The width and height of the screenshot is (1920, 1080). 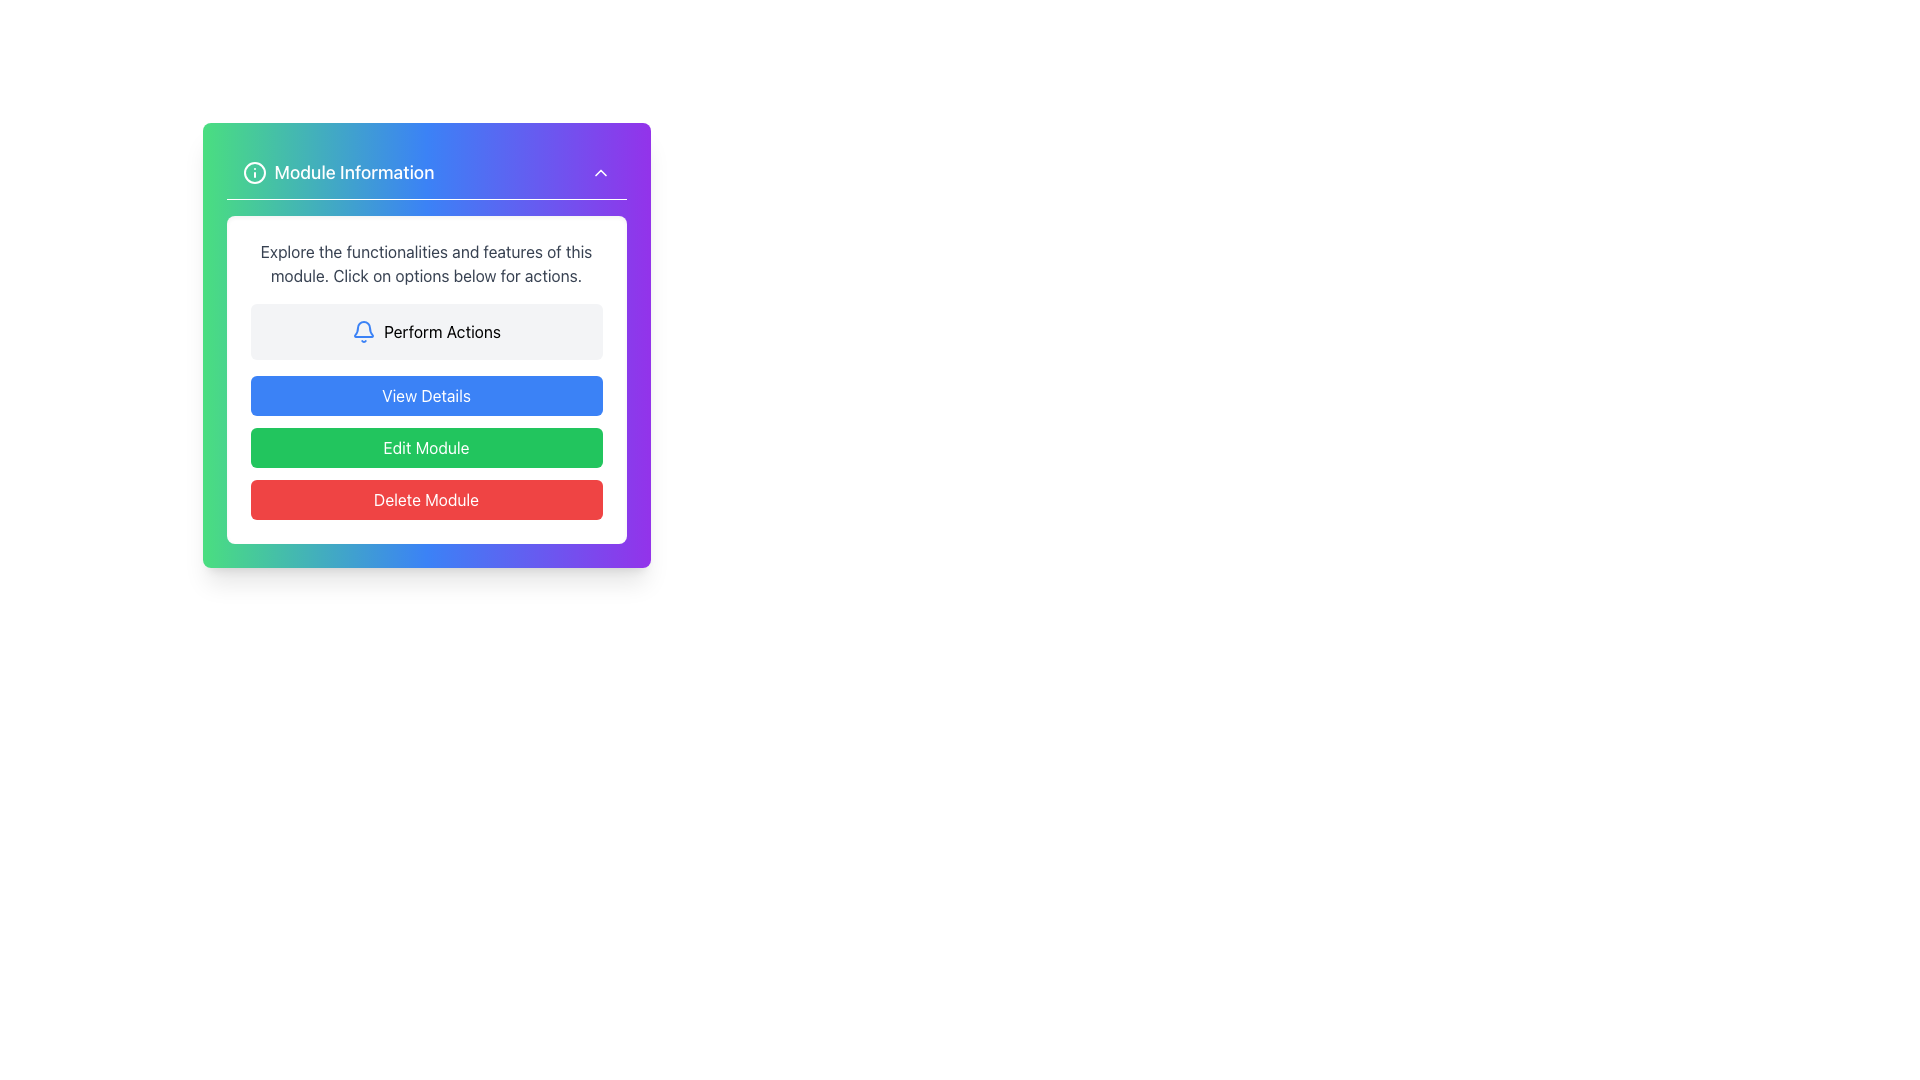 What do you see at coordinates (599, 172) in the screenshot?
I see `the chevron up icon located at the far right of the header bar, next to the 'Module Information' title` at bounding box center [599, 172].